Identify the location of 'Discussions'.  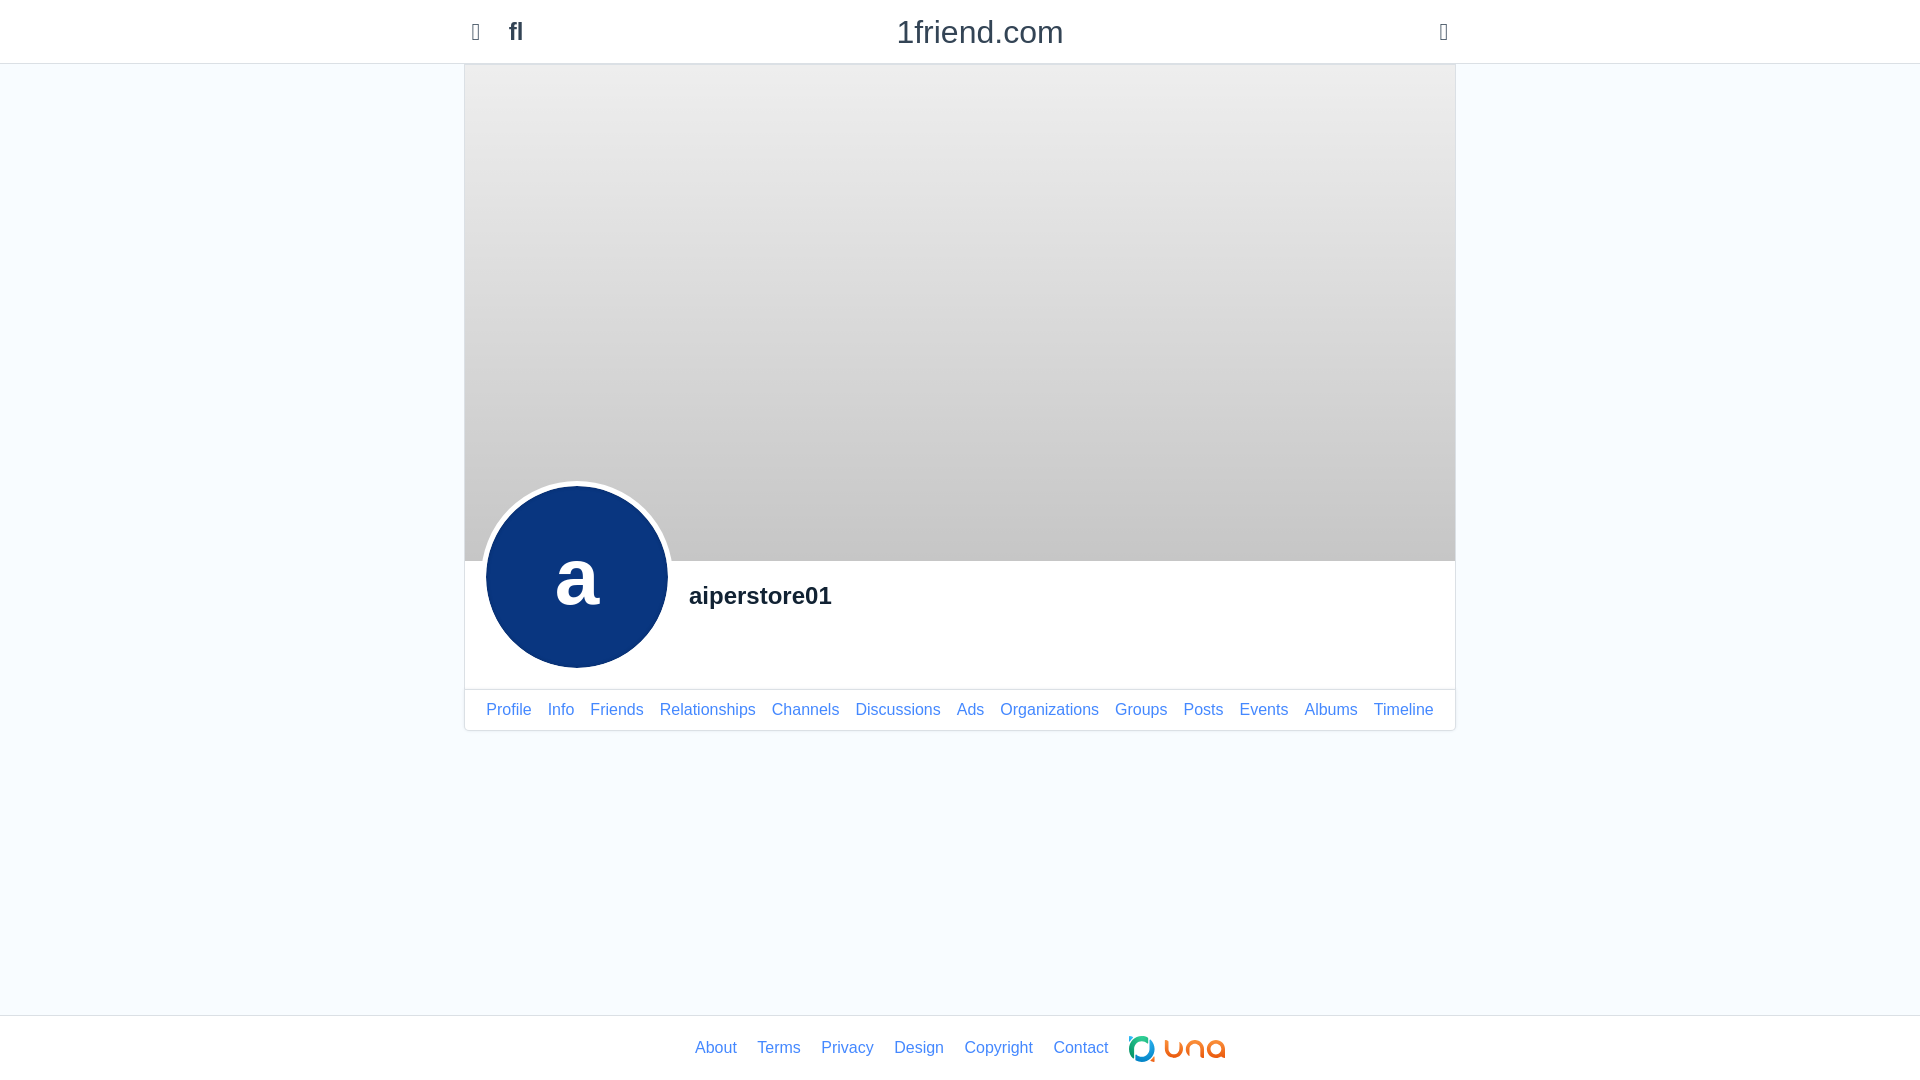
(896, 708).